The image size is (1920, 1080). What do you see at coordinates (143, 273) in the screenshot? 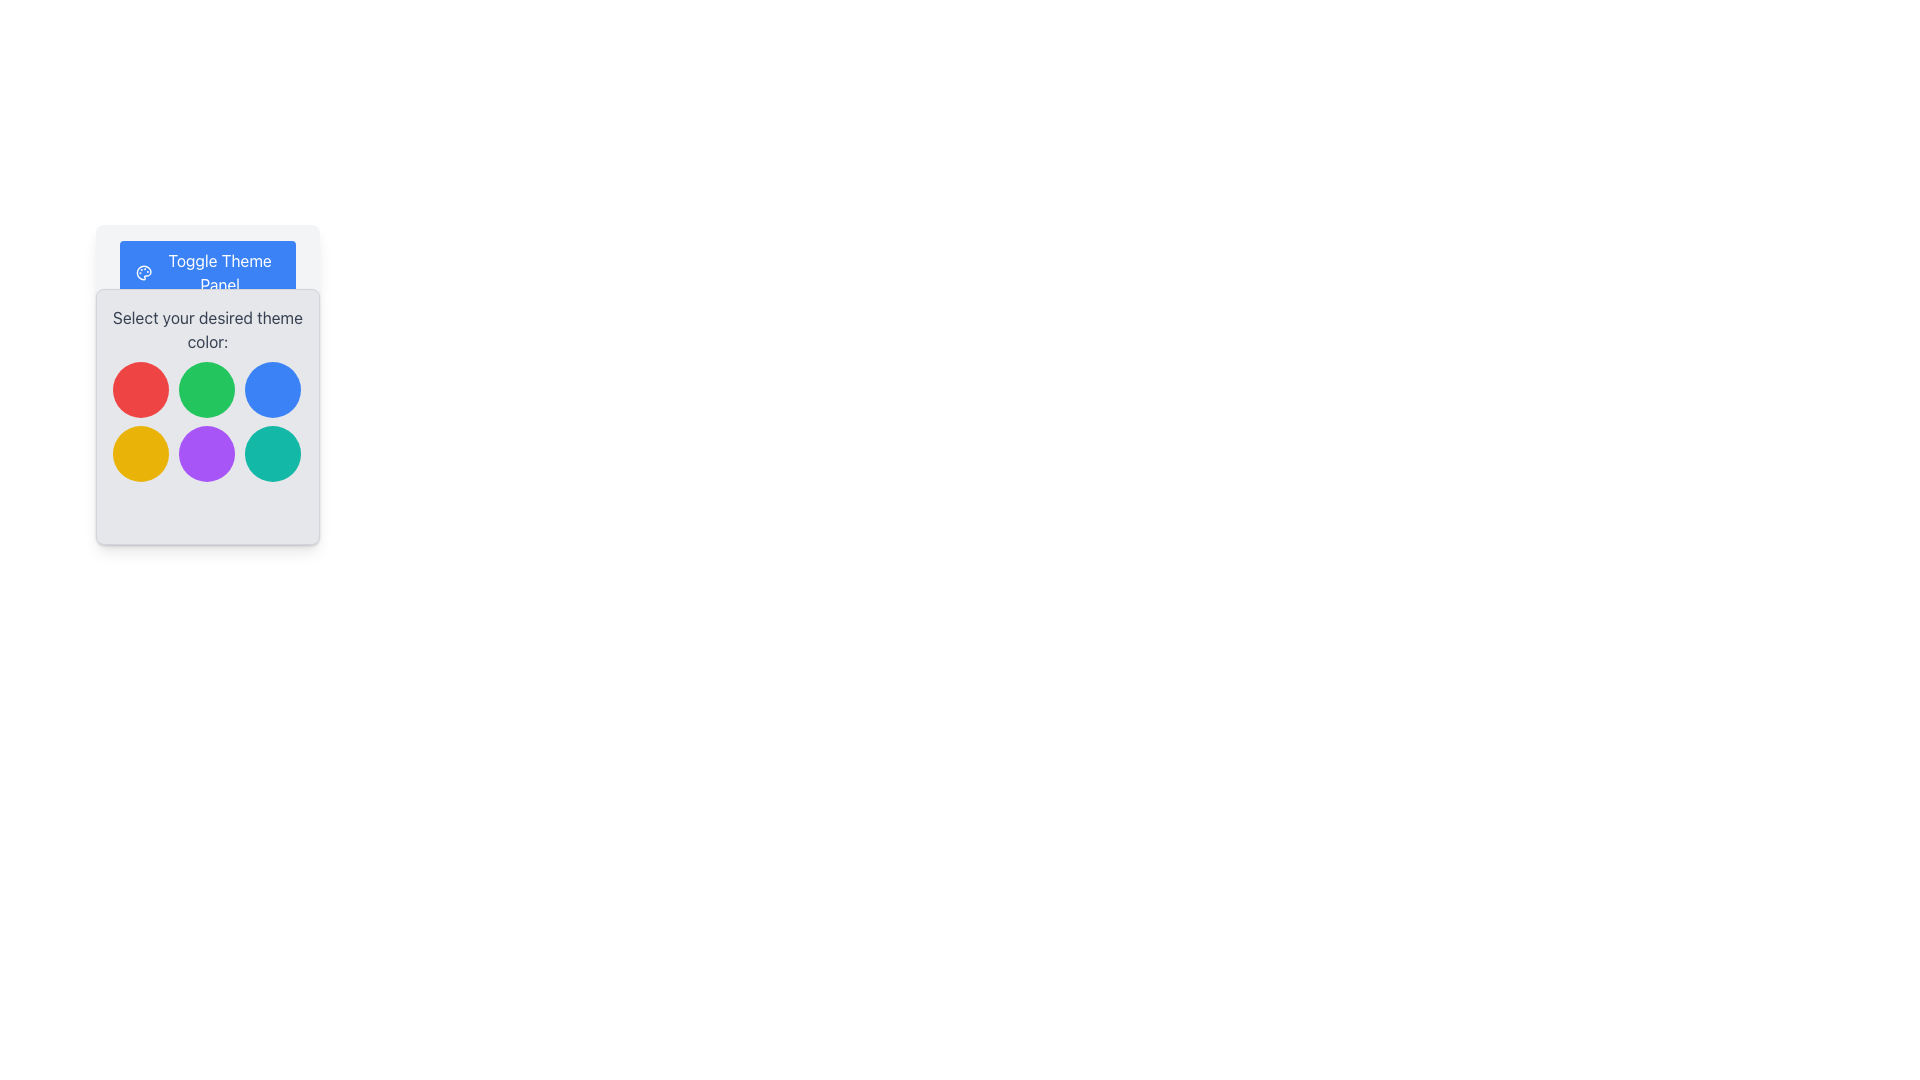
I see `the icon associated with the 'Toggle Theme Panel' button for accessibility purposes` at bounding box center [143, 273].